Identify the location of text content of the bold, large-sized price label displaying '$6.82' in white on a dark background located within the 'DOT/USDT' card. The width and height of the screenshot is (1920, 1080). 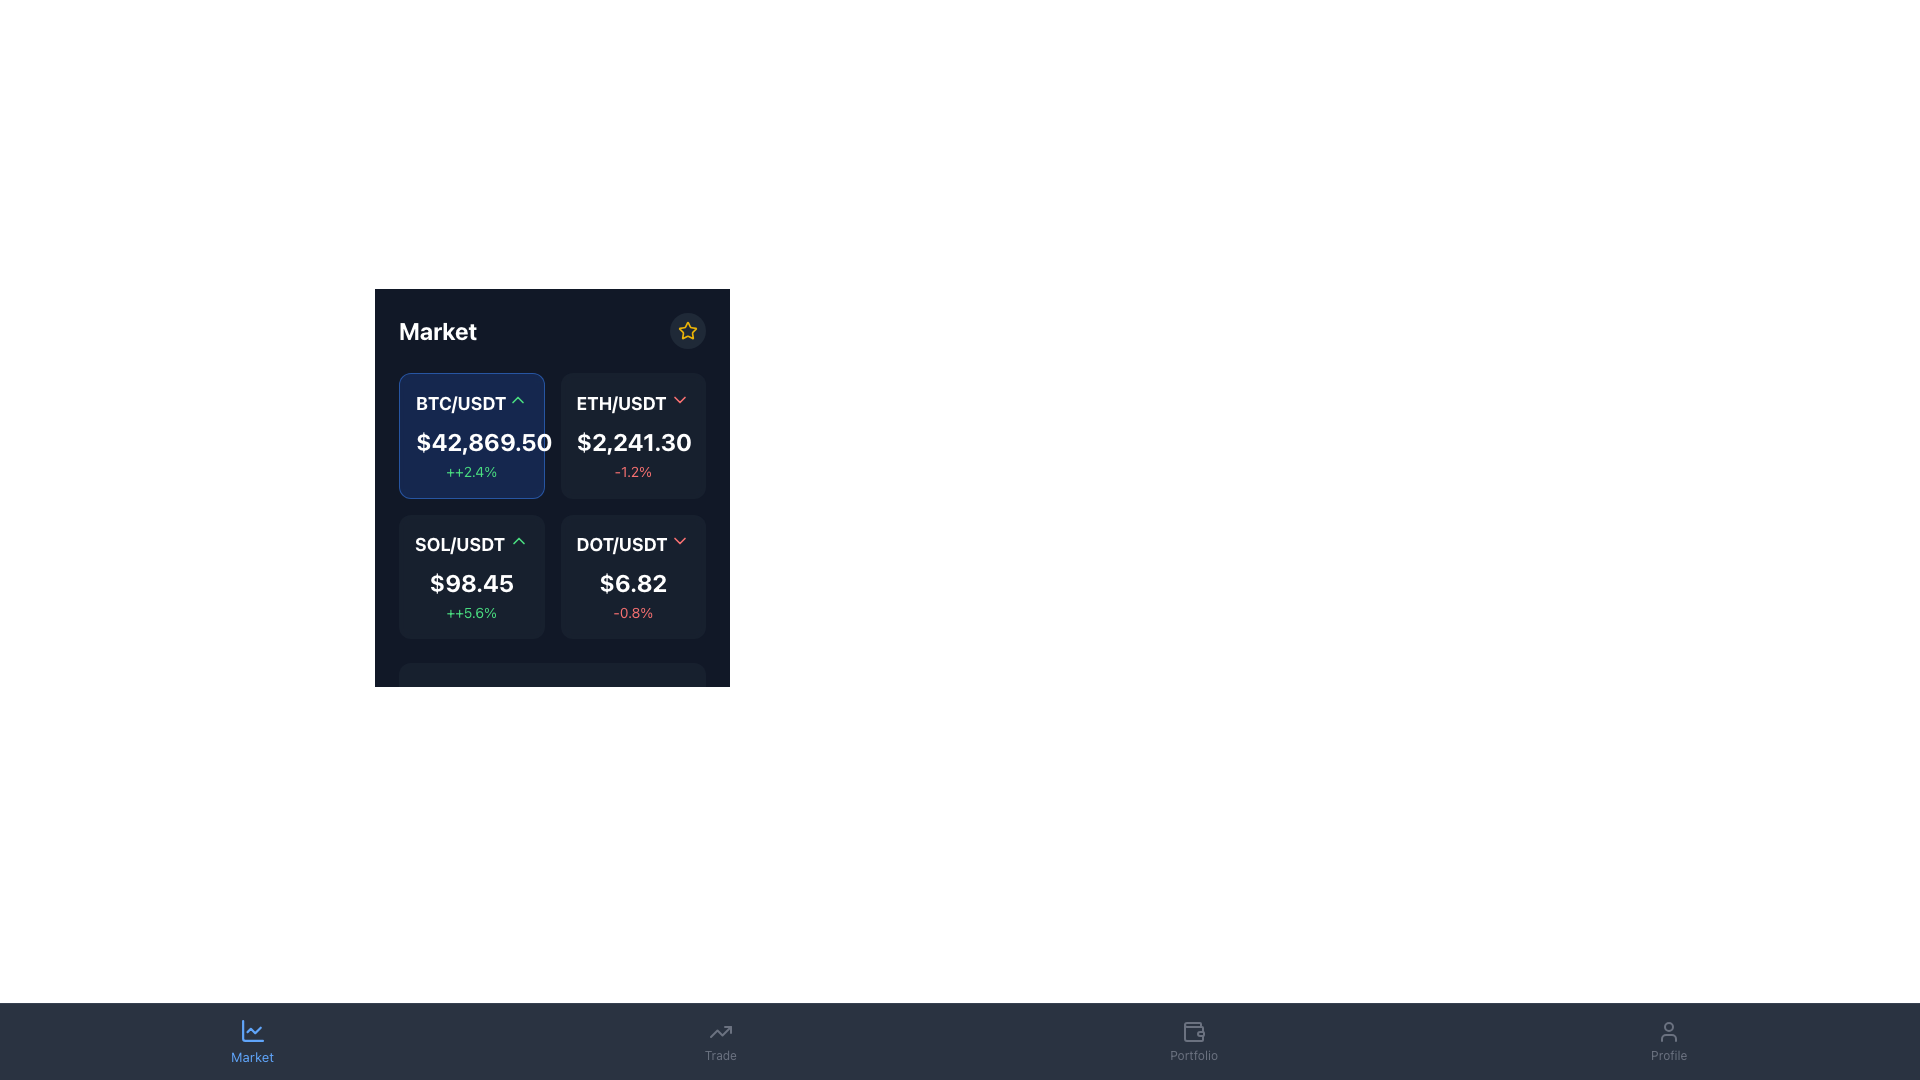
(632, 582).